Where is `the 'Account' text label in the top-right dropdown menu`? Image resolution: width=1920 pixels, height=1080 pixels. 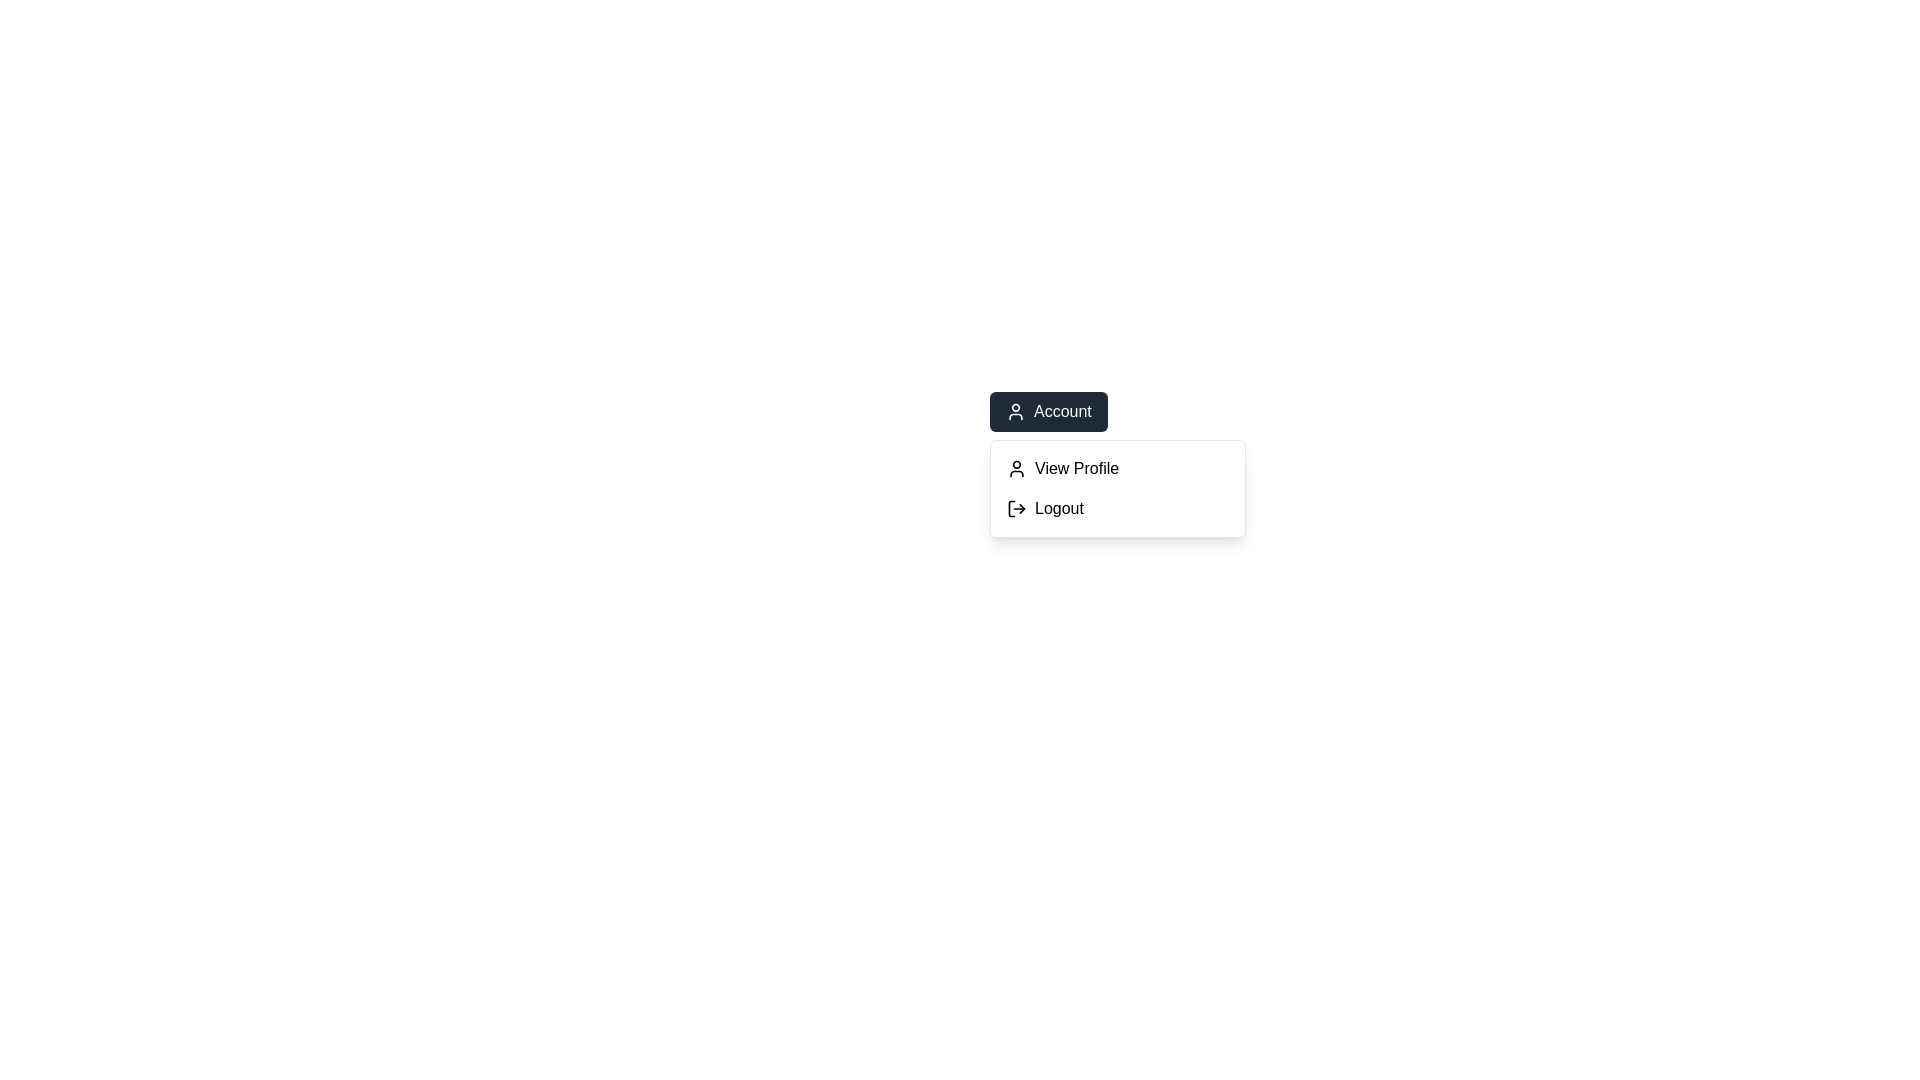 the 'Account' text label in the top-right dropdown menu is located at coordinates (1061, 411).